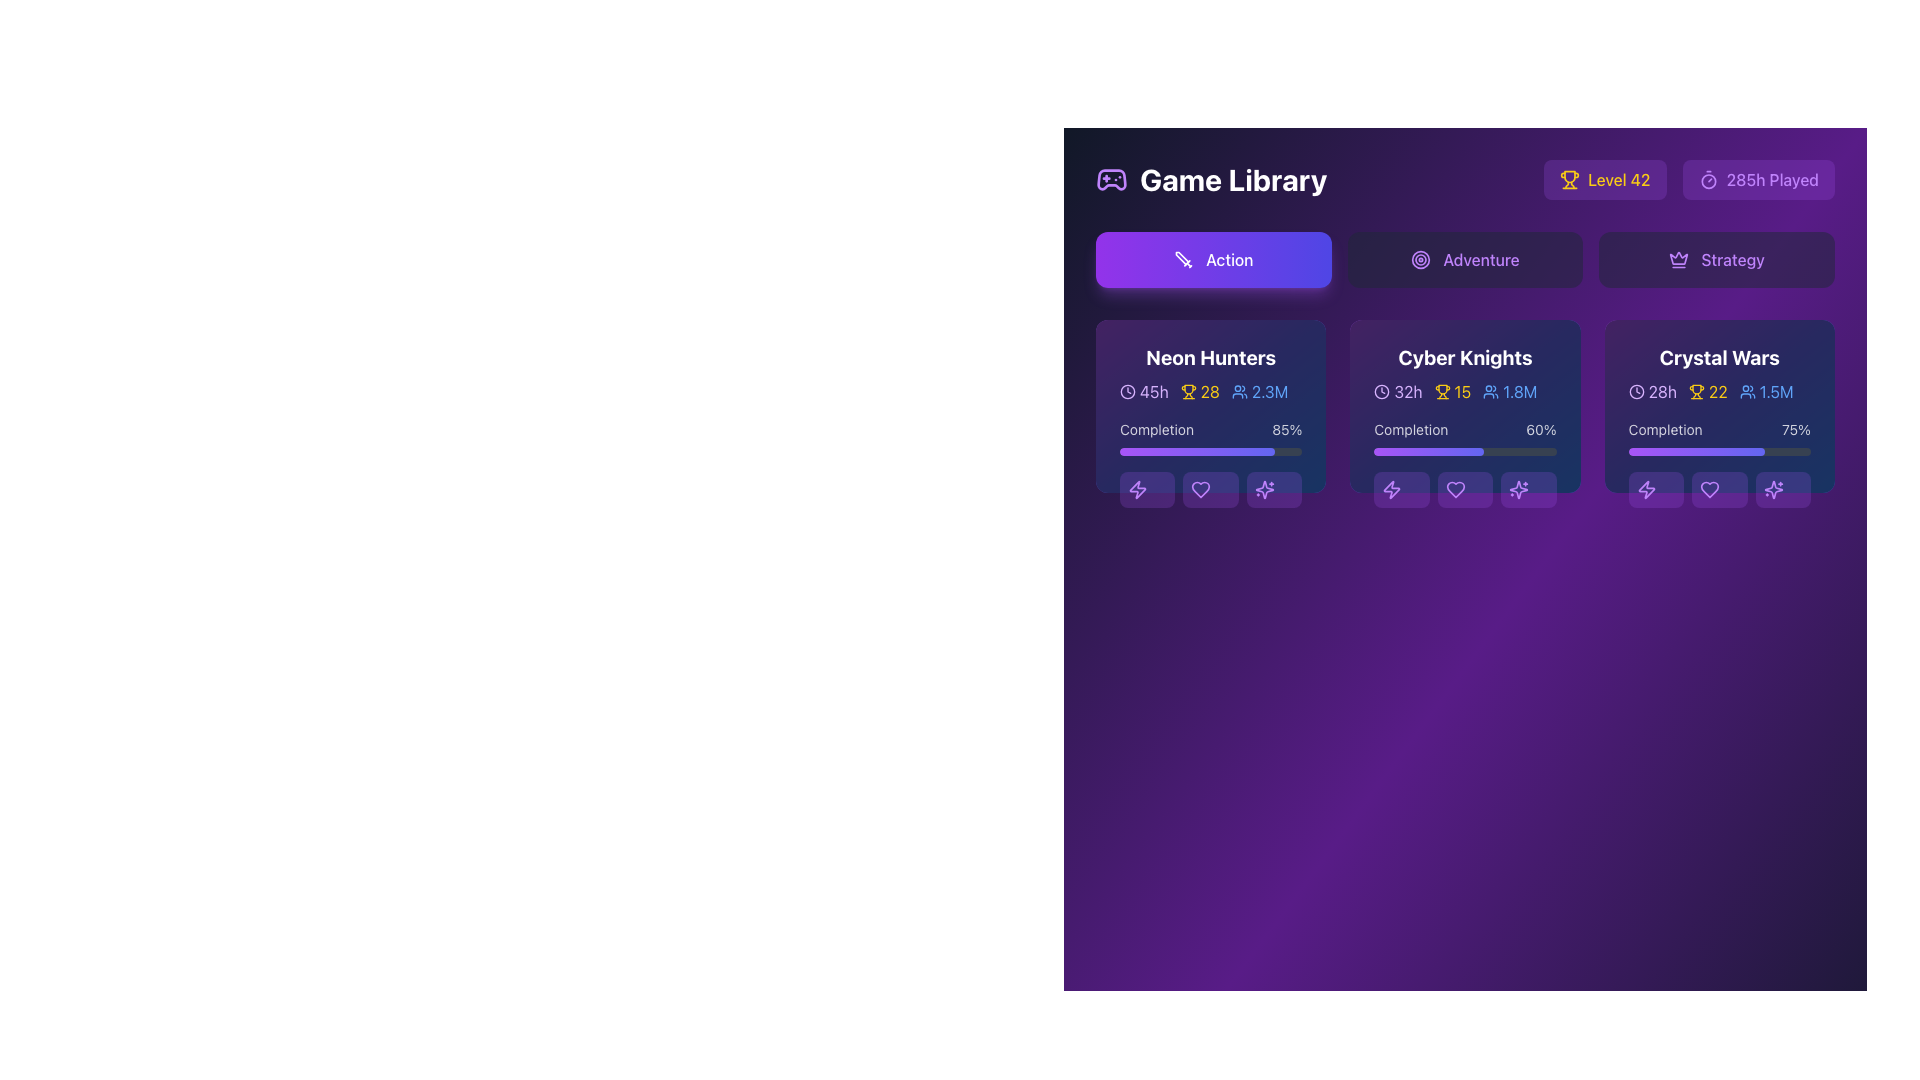 The width and height of the screenshot is (1920, 1080). I want to click on the text element displaying '1.8M' in blue font, which is located to the right of a small user icon on the 'Cyber Knights' card, so click(1520, 392).